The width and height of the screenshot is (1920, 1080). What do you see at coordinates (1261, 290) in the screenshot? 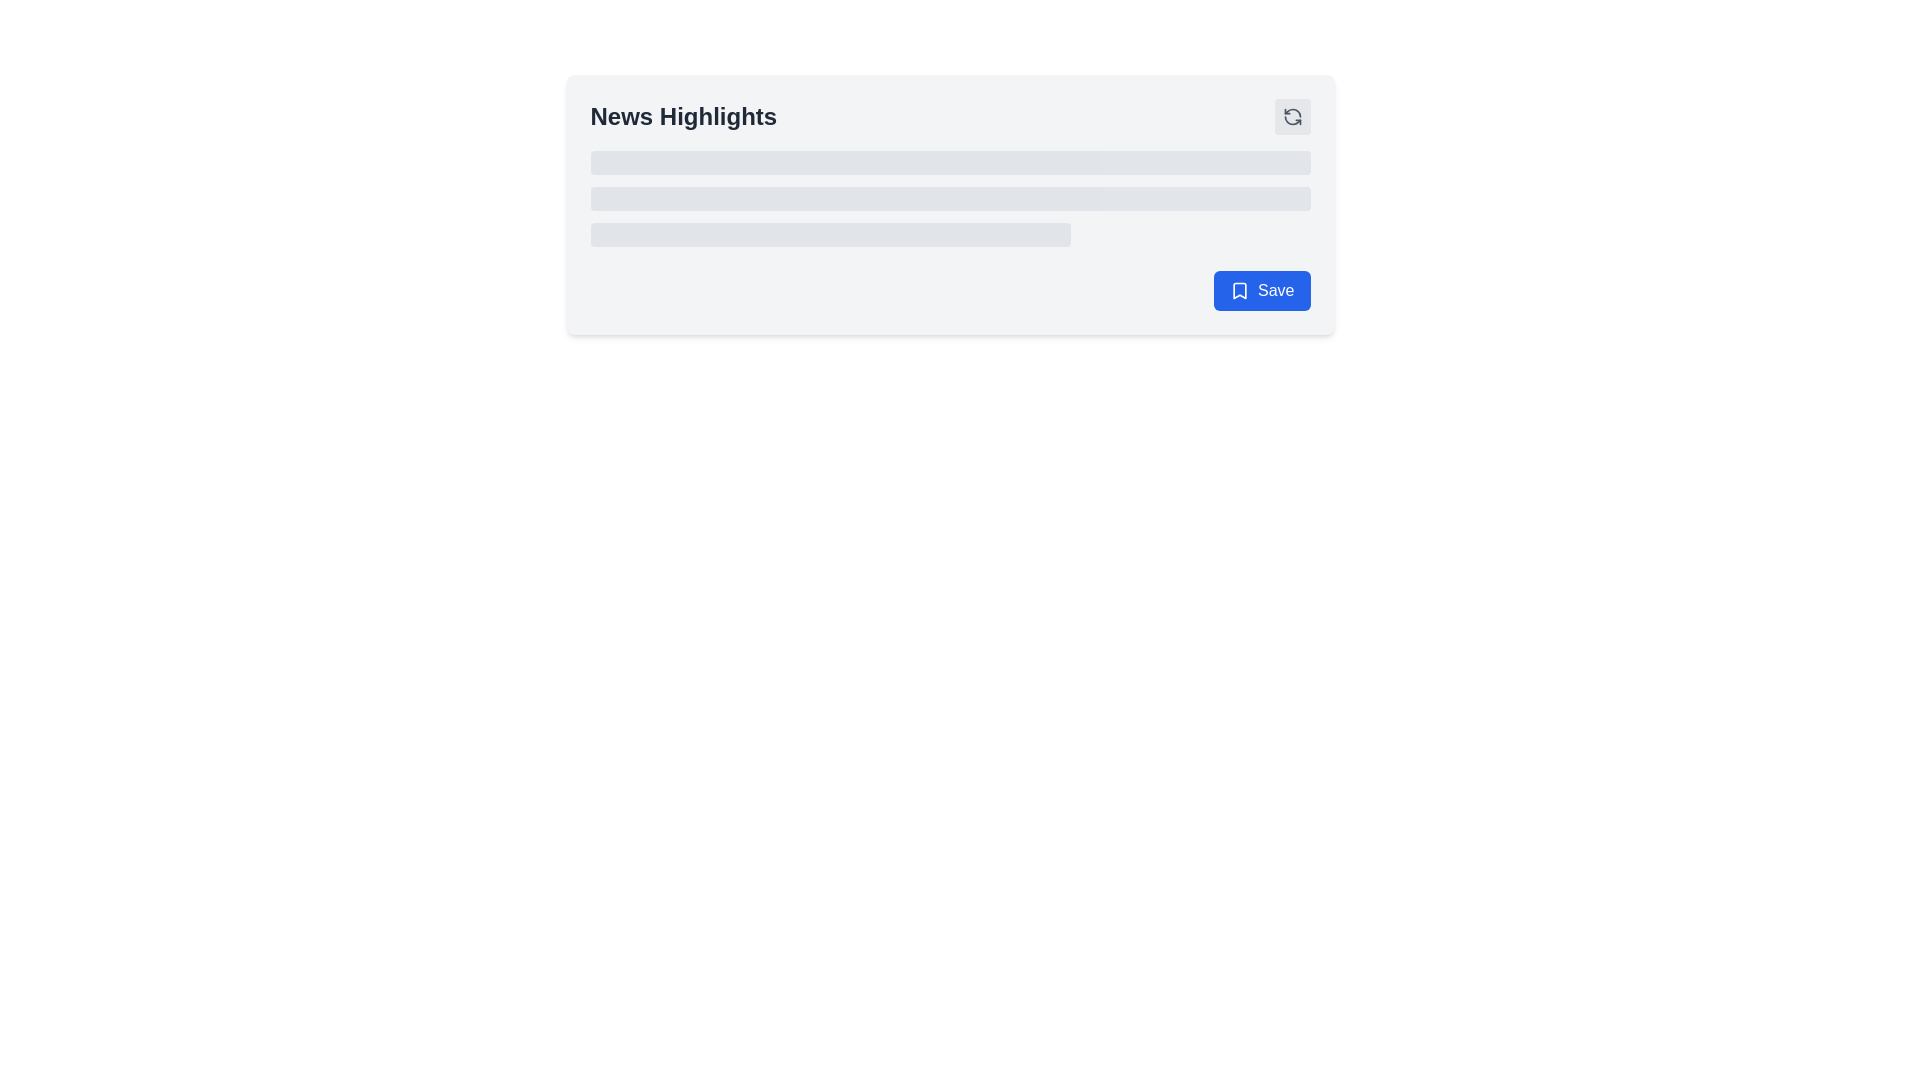
I see `the 'Save' button with a blue background and white text, located in the bottom-right corner of the 'News Highlights' card UI` at bounding box center [1261, 290].